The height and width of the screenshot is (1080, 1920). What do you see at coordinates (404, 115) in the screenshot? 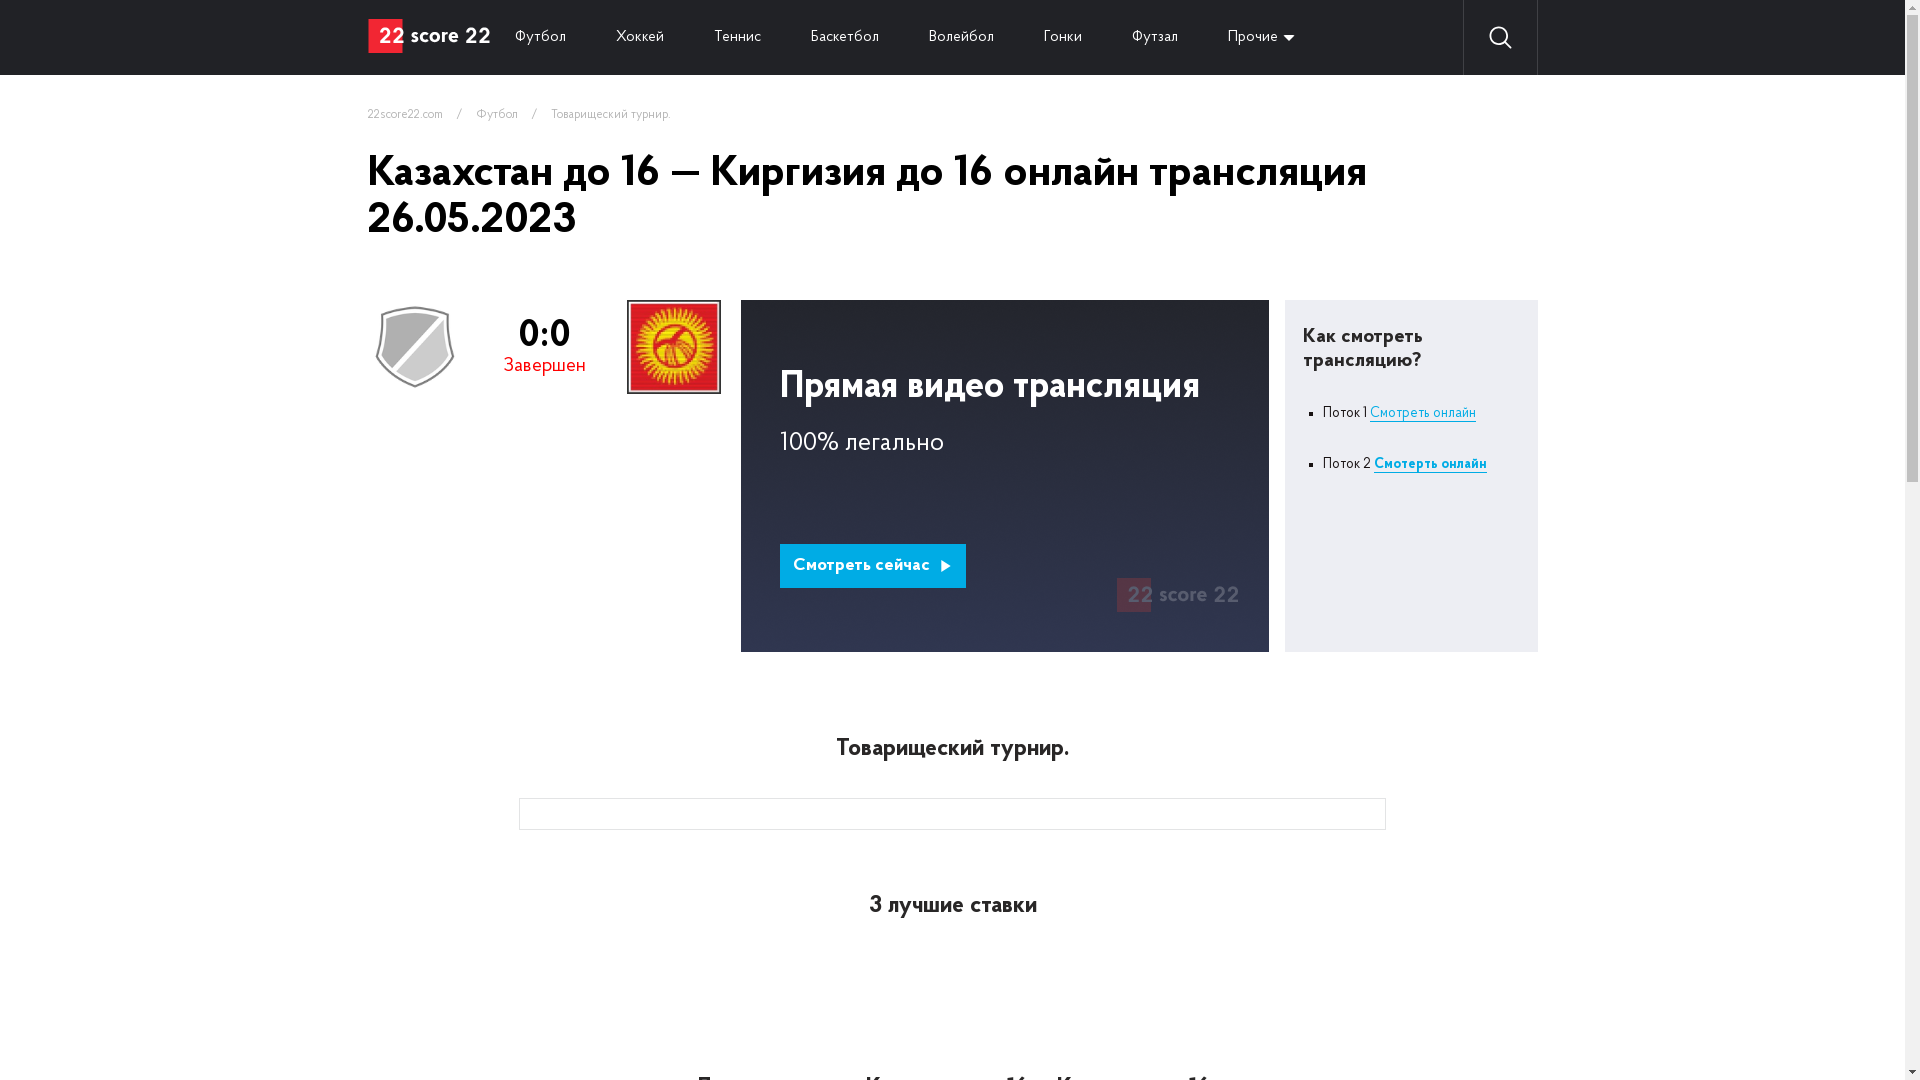
I see `'22score22.com'` at bounding box center [404, 115].